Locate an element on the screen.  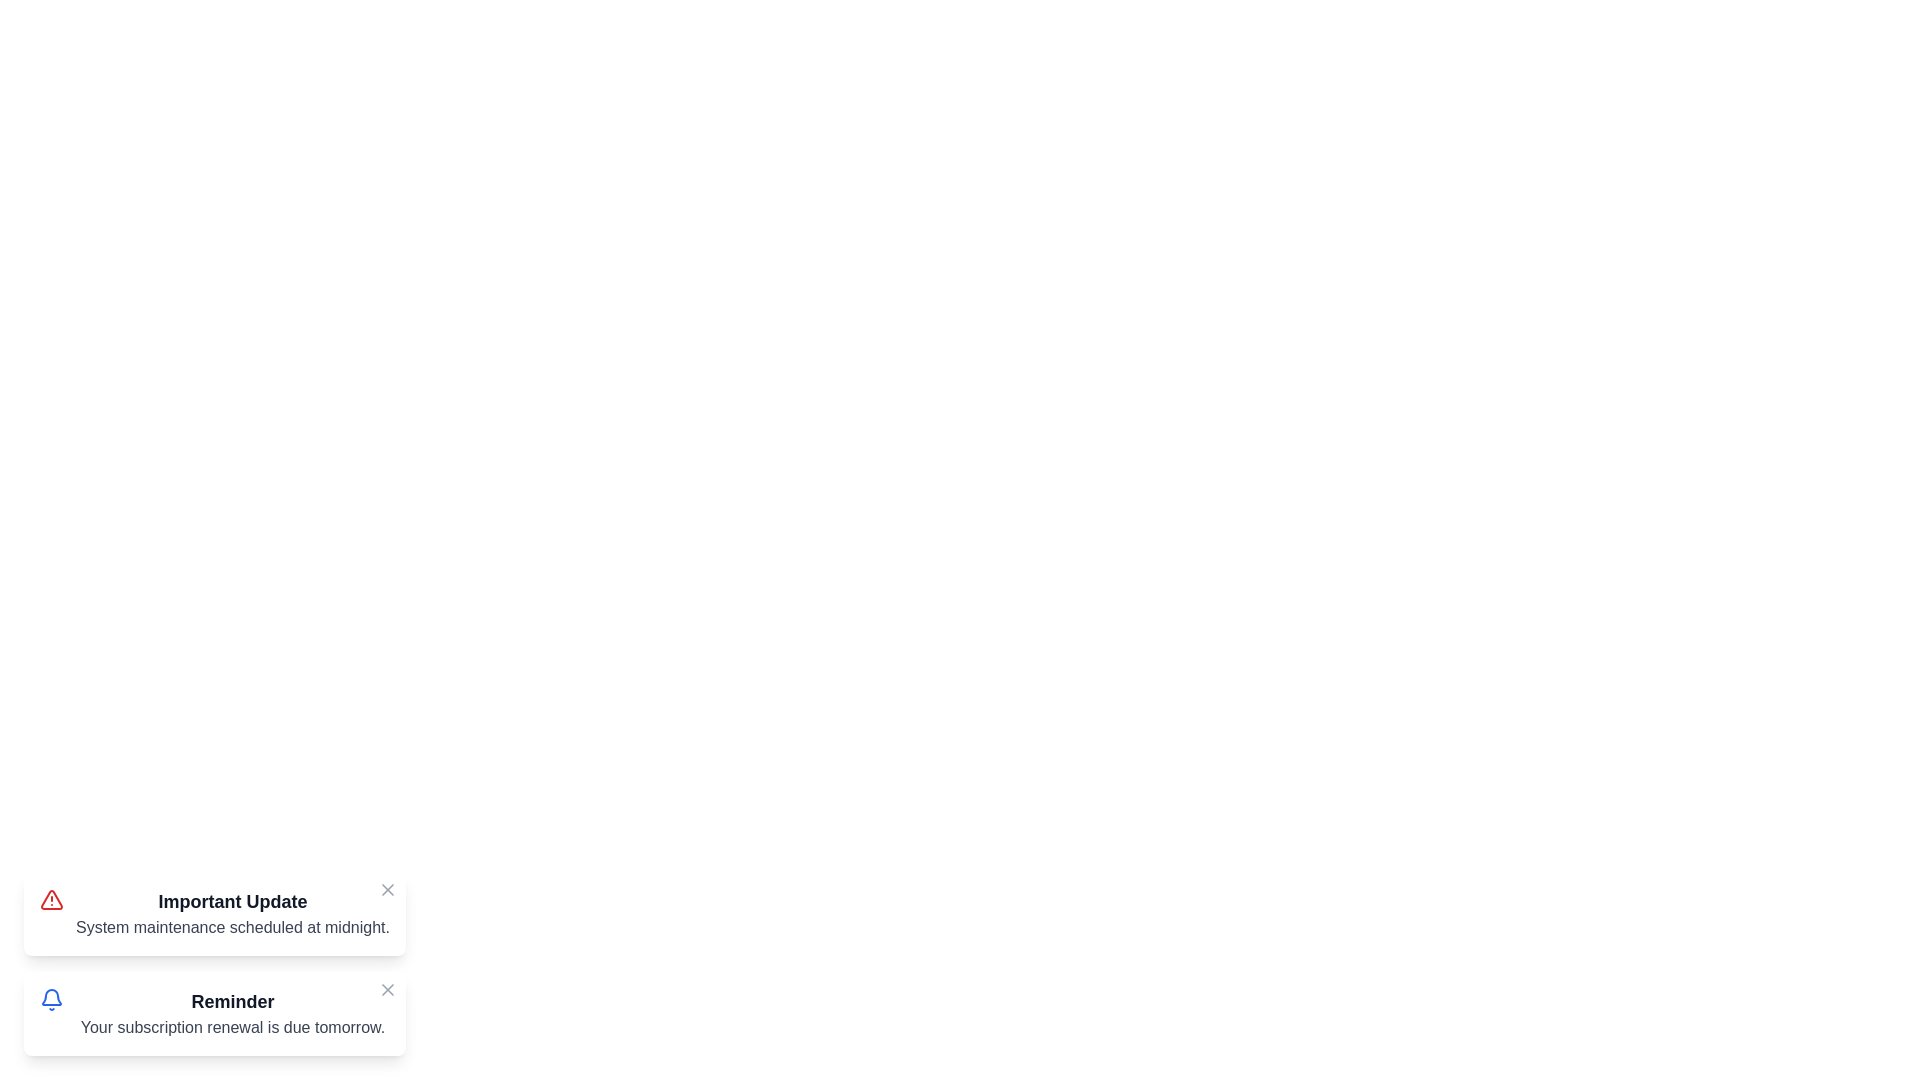
close button of the snackbar with the title Important Update is located at coordinates (388, 889).